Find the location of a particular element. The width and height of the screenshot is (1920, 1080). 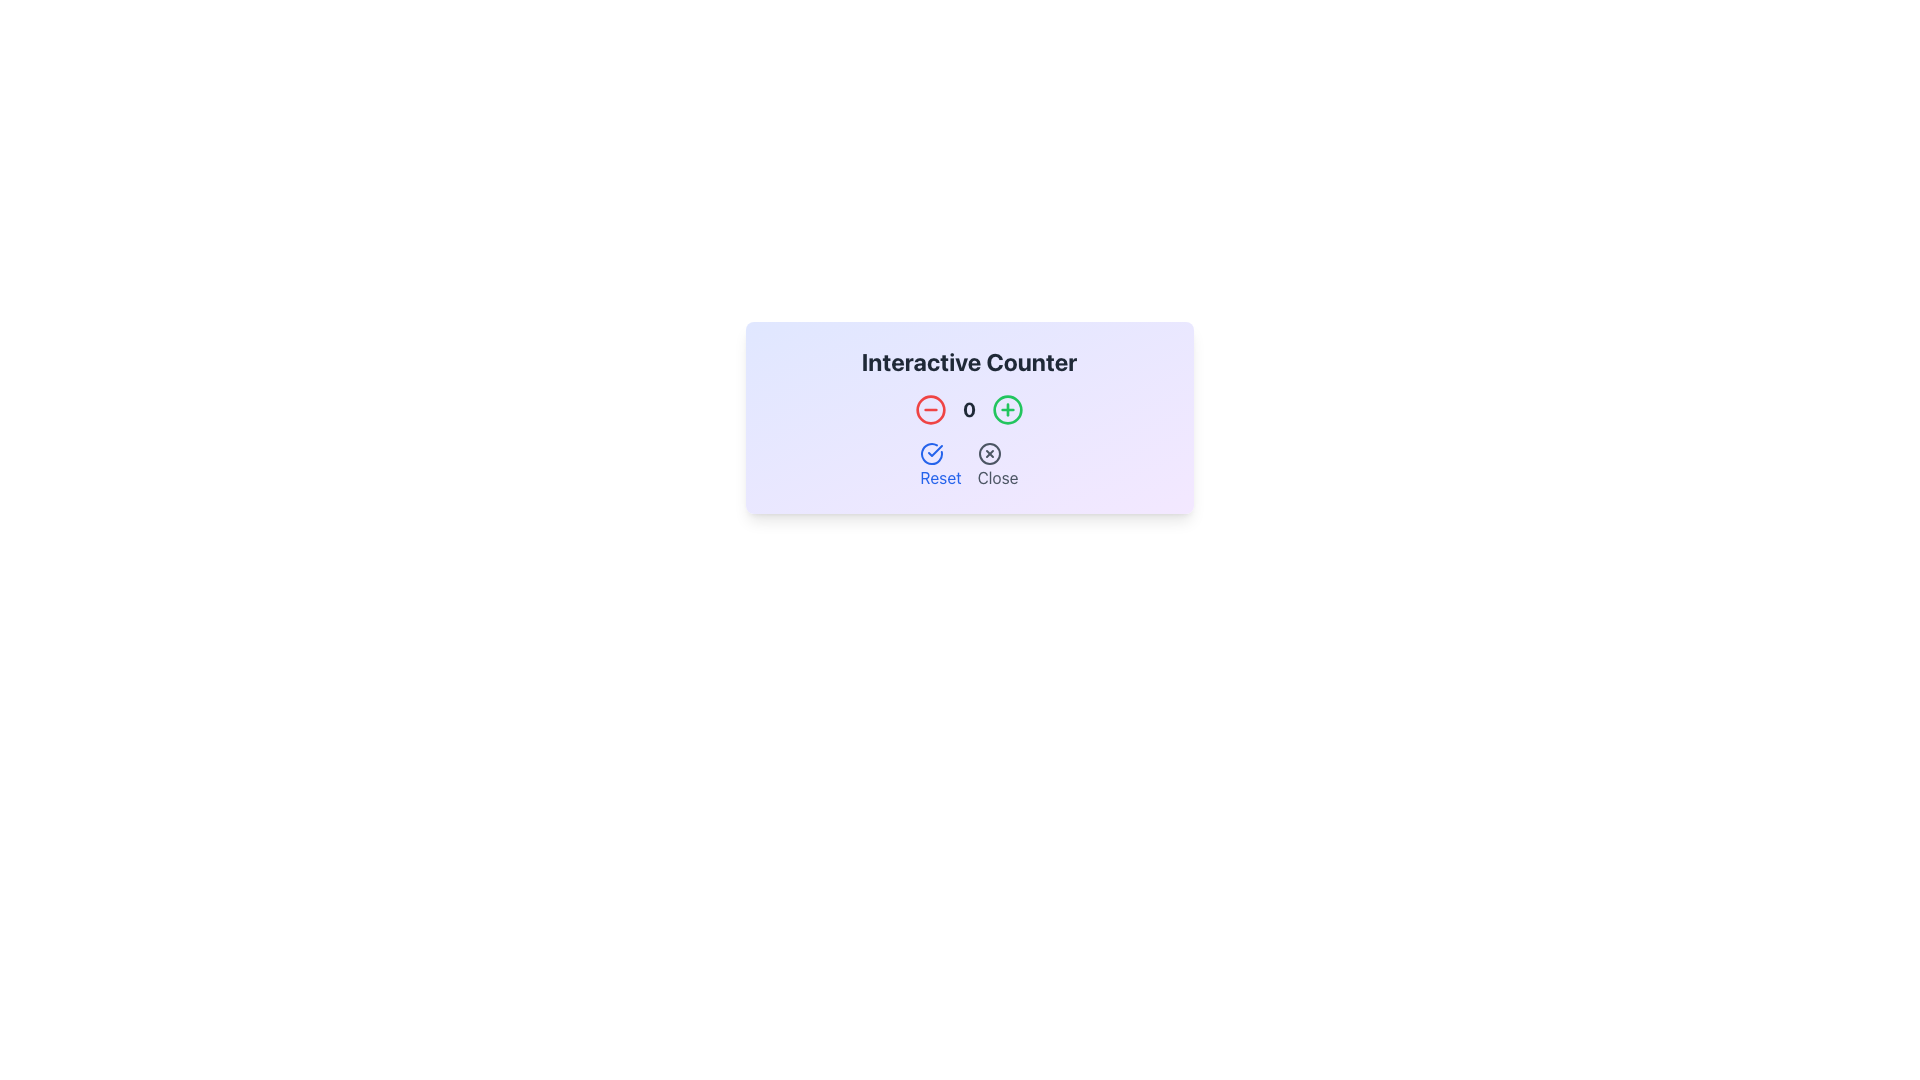

the graphical icon within the 'Reset' button, which indicates the resetting functionality visually and is centered above the text label 'Reset' is located at coordinates (931, 454).